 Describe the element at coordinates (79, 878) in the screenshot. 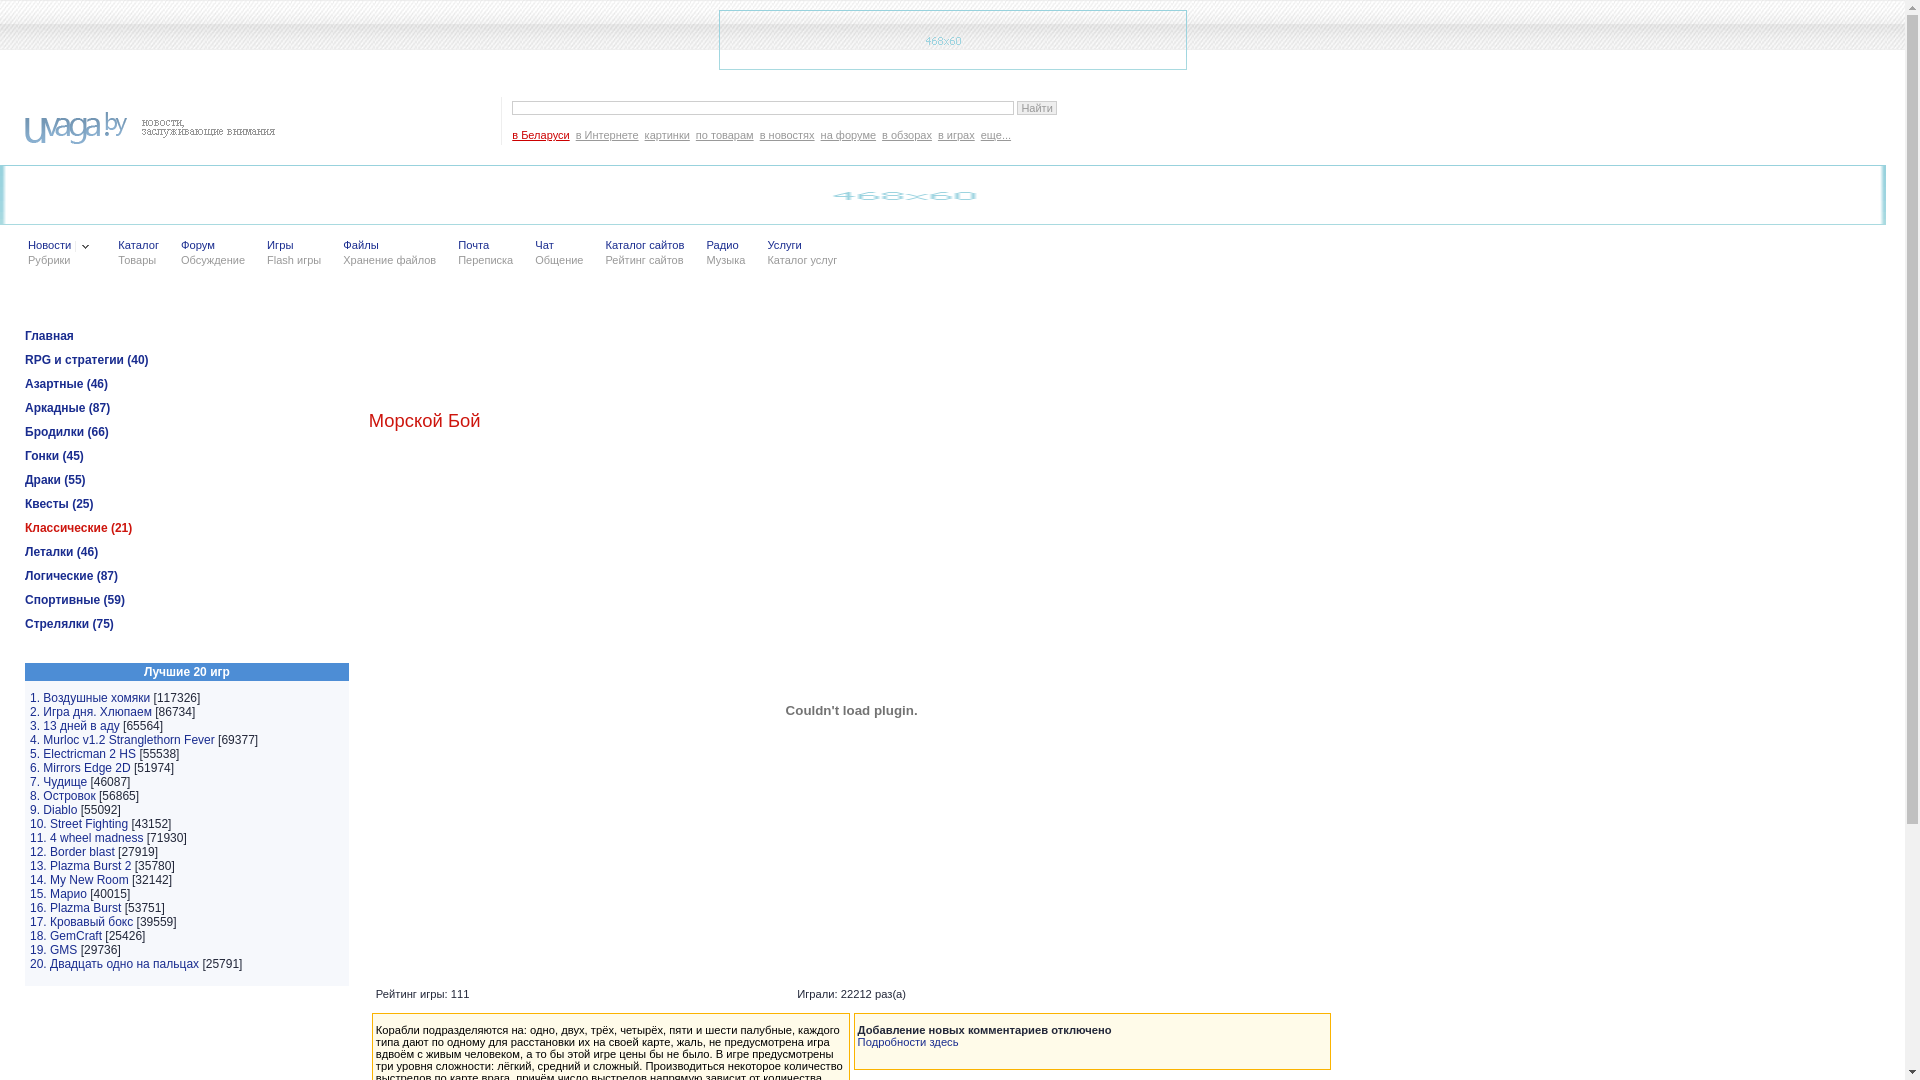

I see `'14. My New Room'` at that location.